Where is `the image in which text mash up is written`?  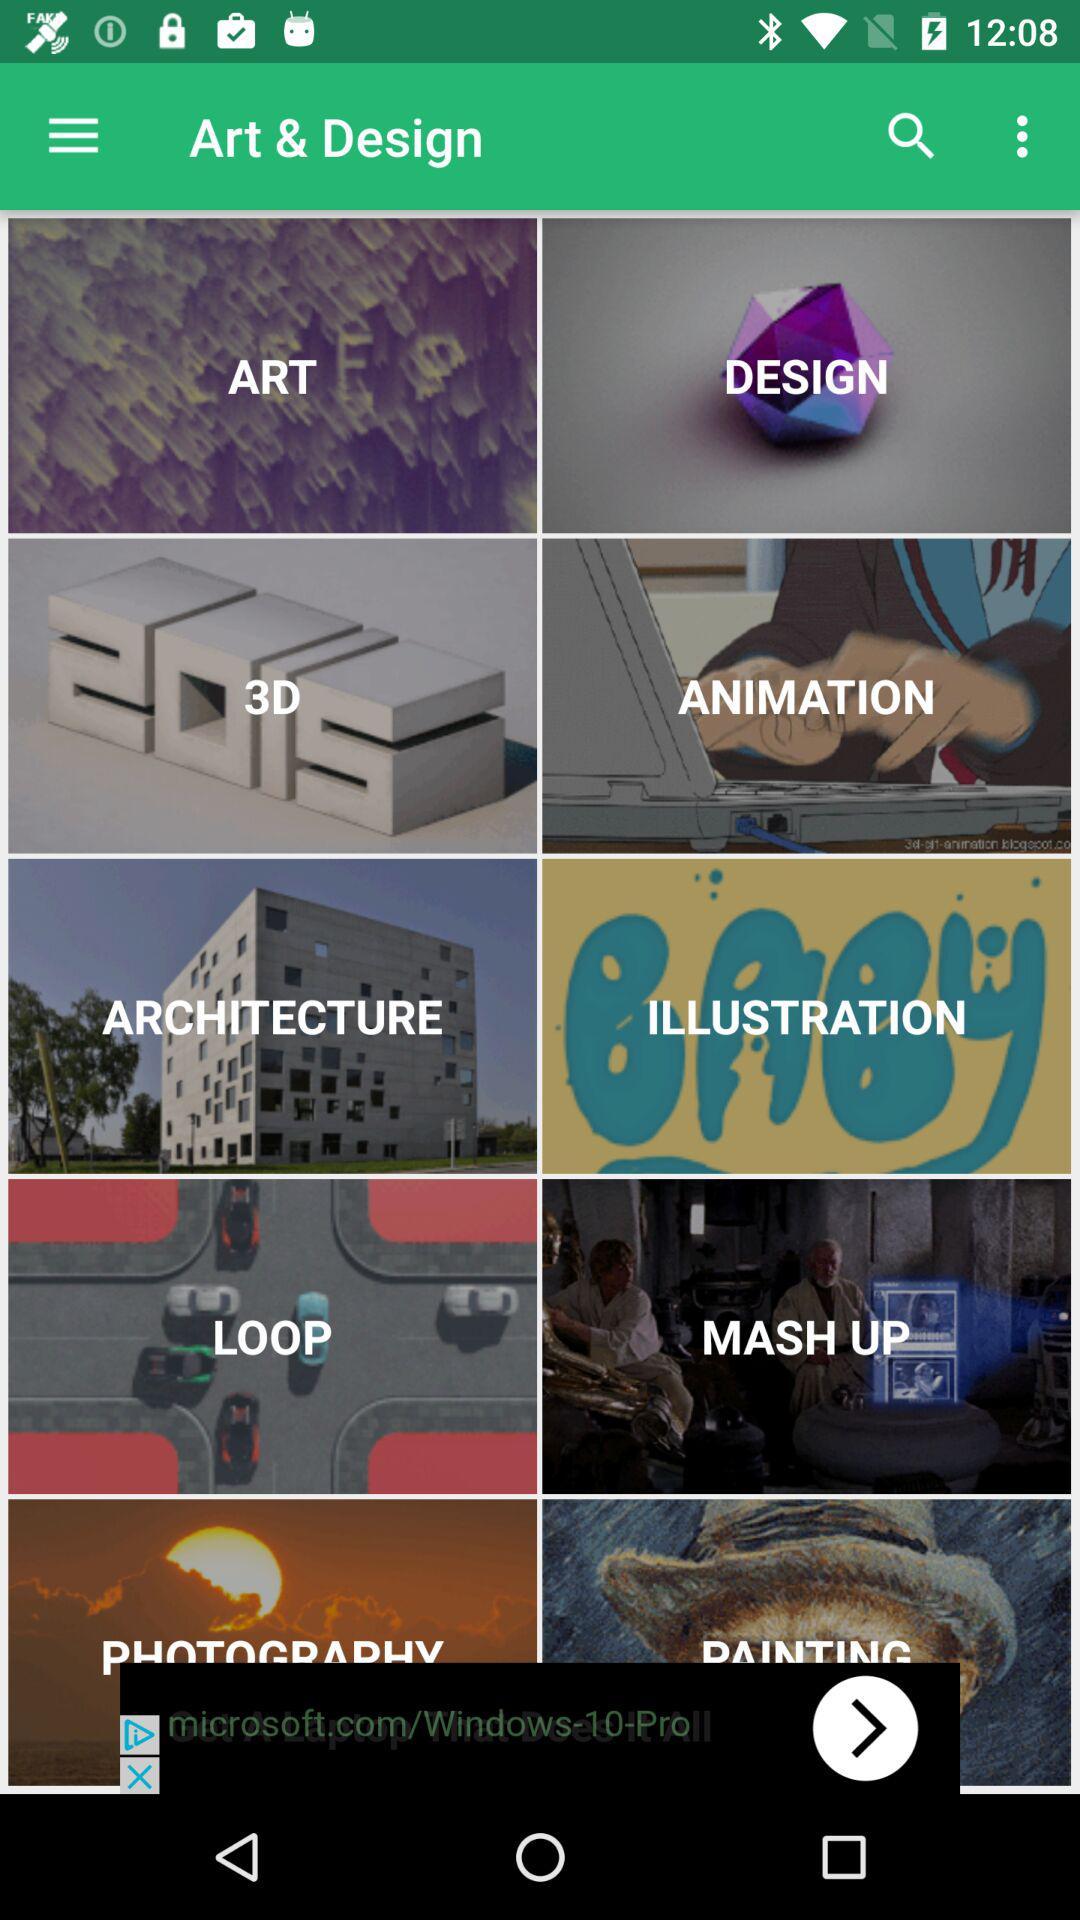
the image in which text mash up is written is located at coordinates (805, 1336).